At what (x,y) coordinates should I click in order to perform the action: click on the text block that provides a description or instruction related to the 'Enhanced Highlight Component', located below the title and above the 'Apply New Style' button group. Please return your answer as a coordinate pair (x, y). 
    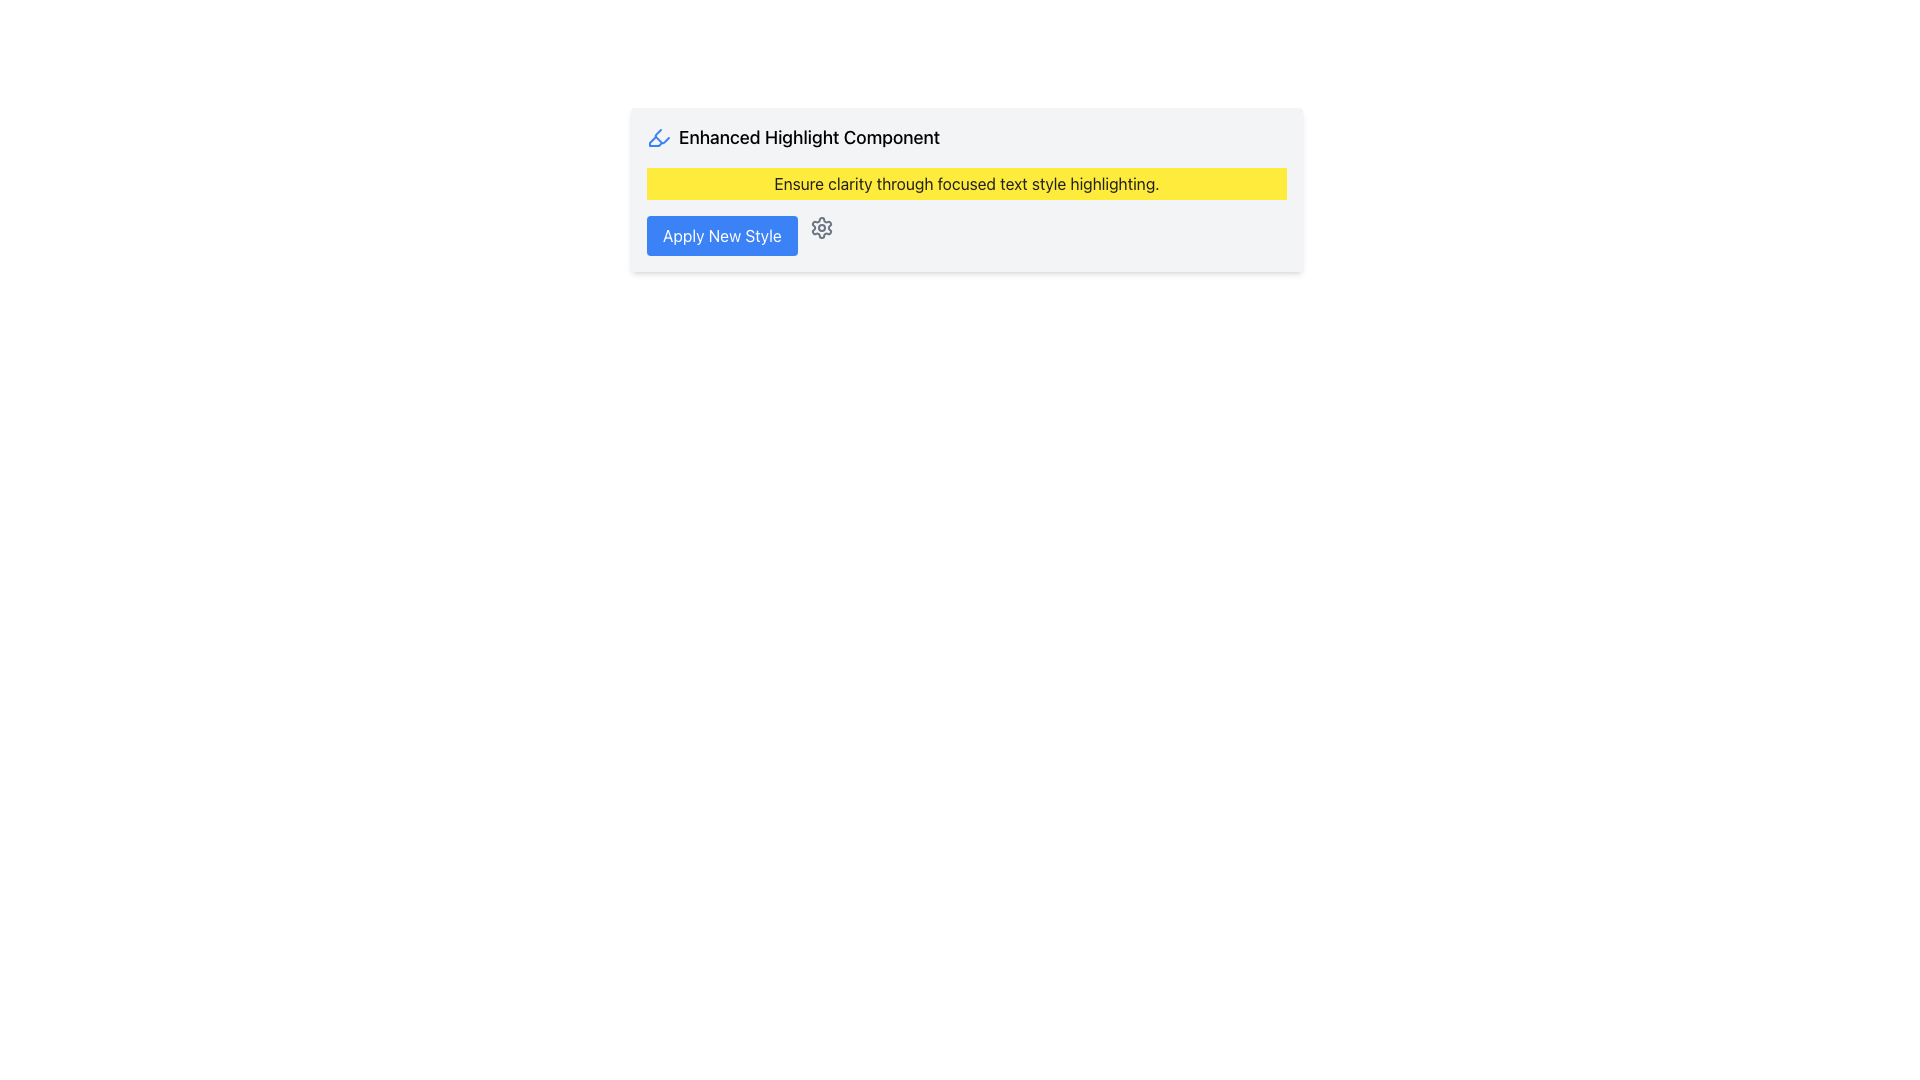
    Looking at the image, I should click on (966, 184).